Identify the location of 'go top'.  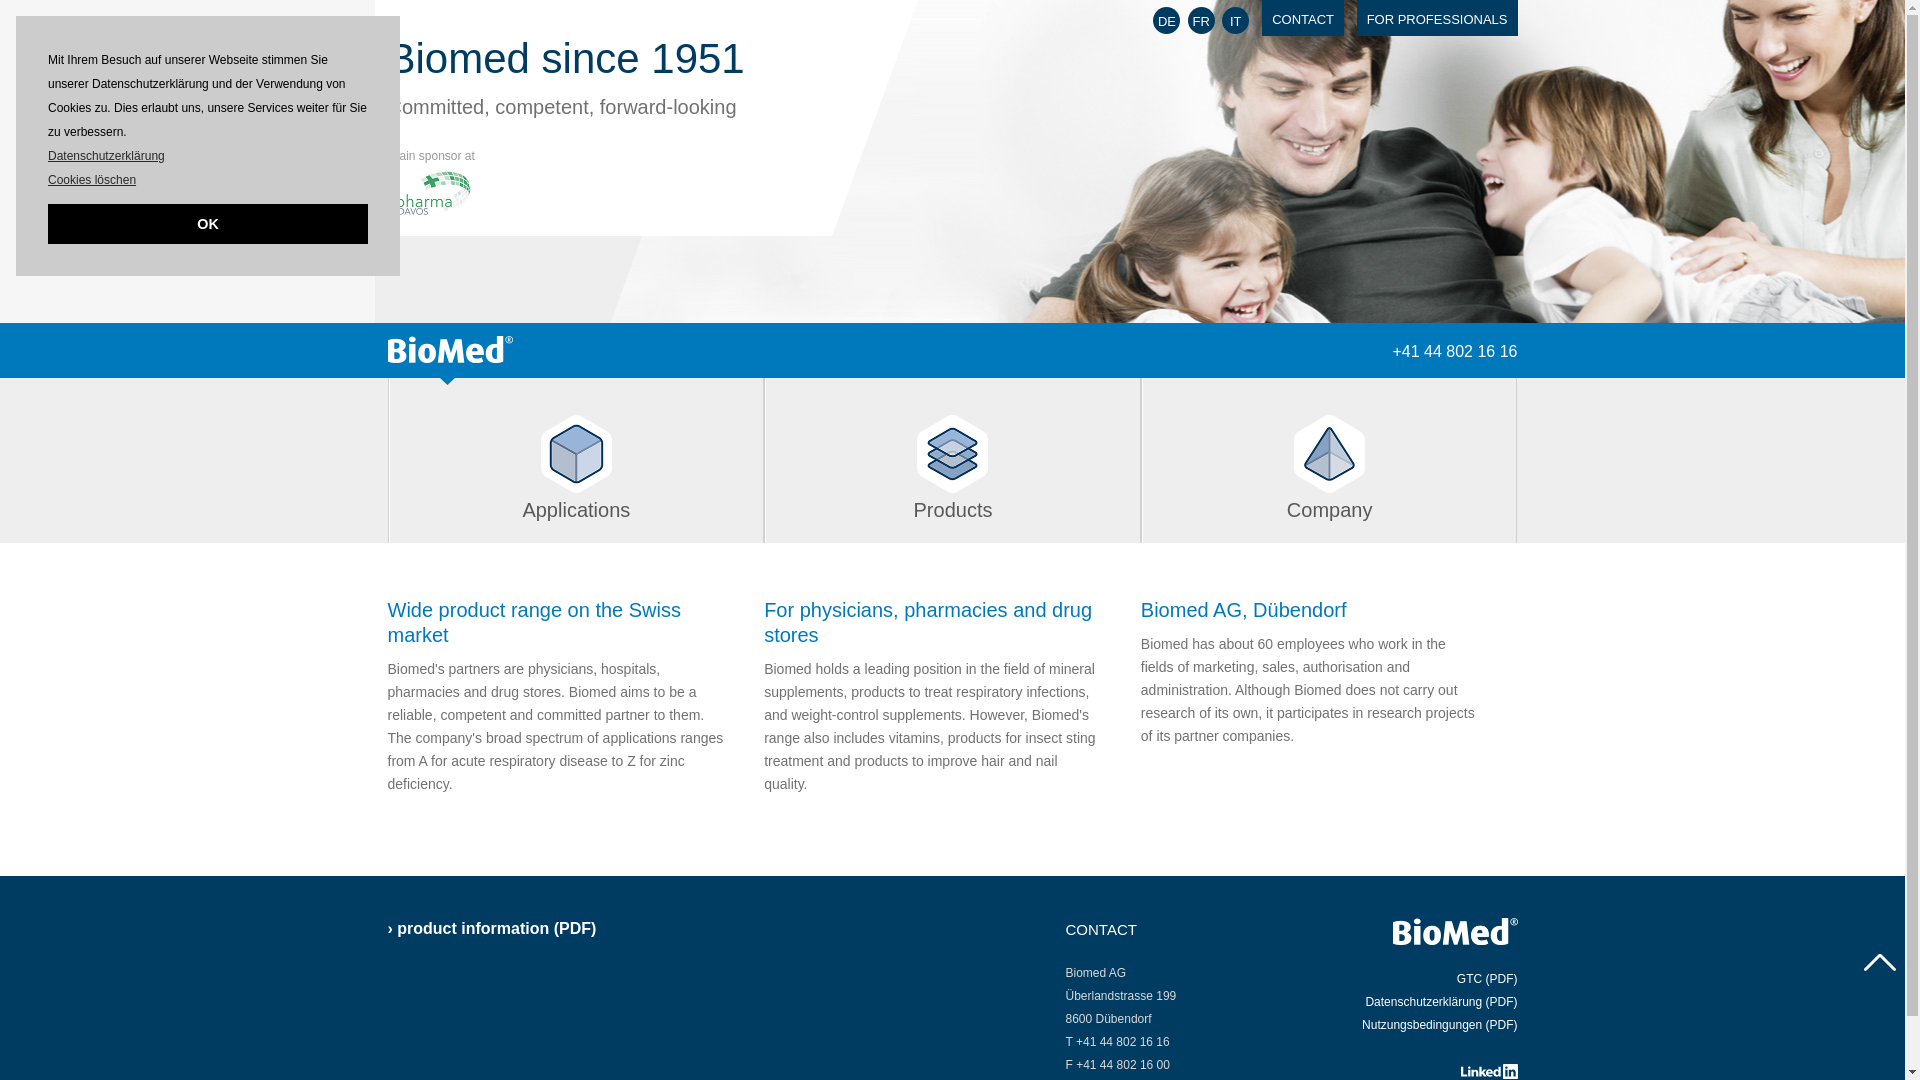
(1879, 963).